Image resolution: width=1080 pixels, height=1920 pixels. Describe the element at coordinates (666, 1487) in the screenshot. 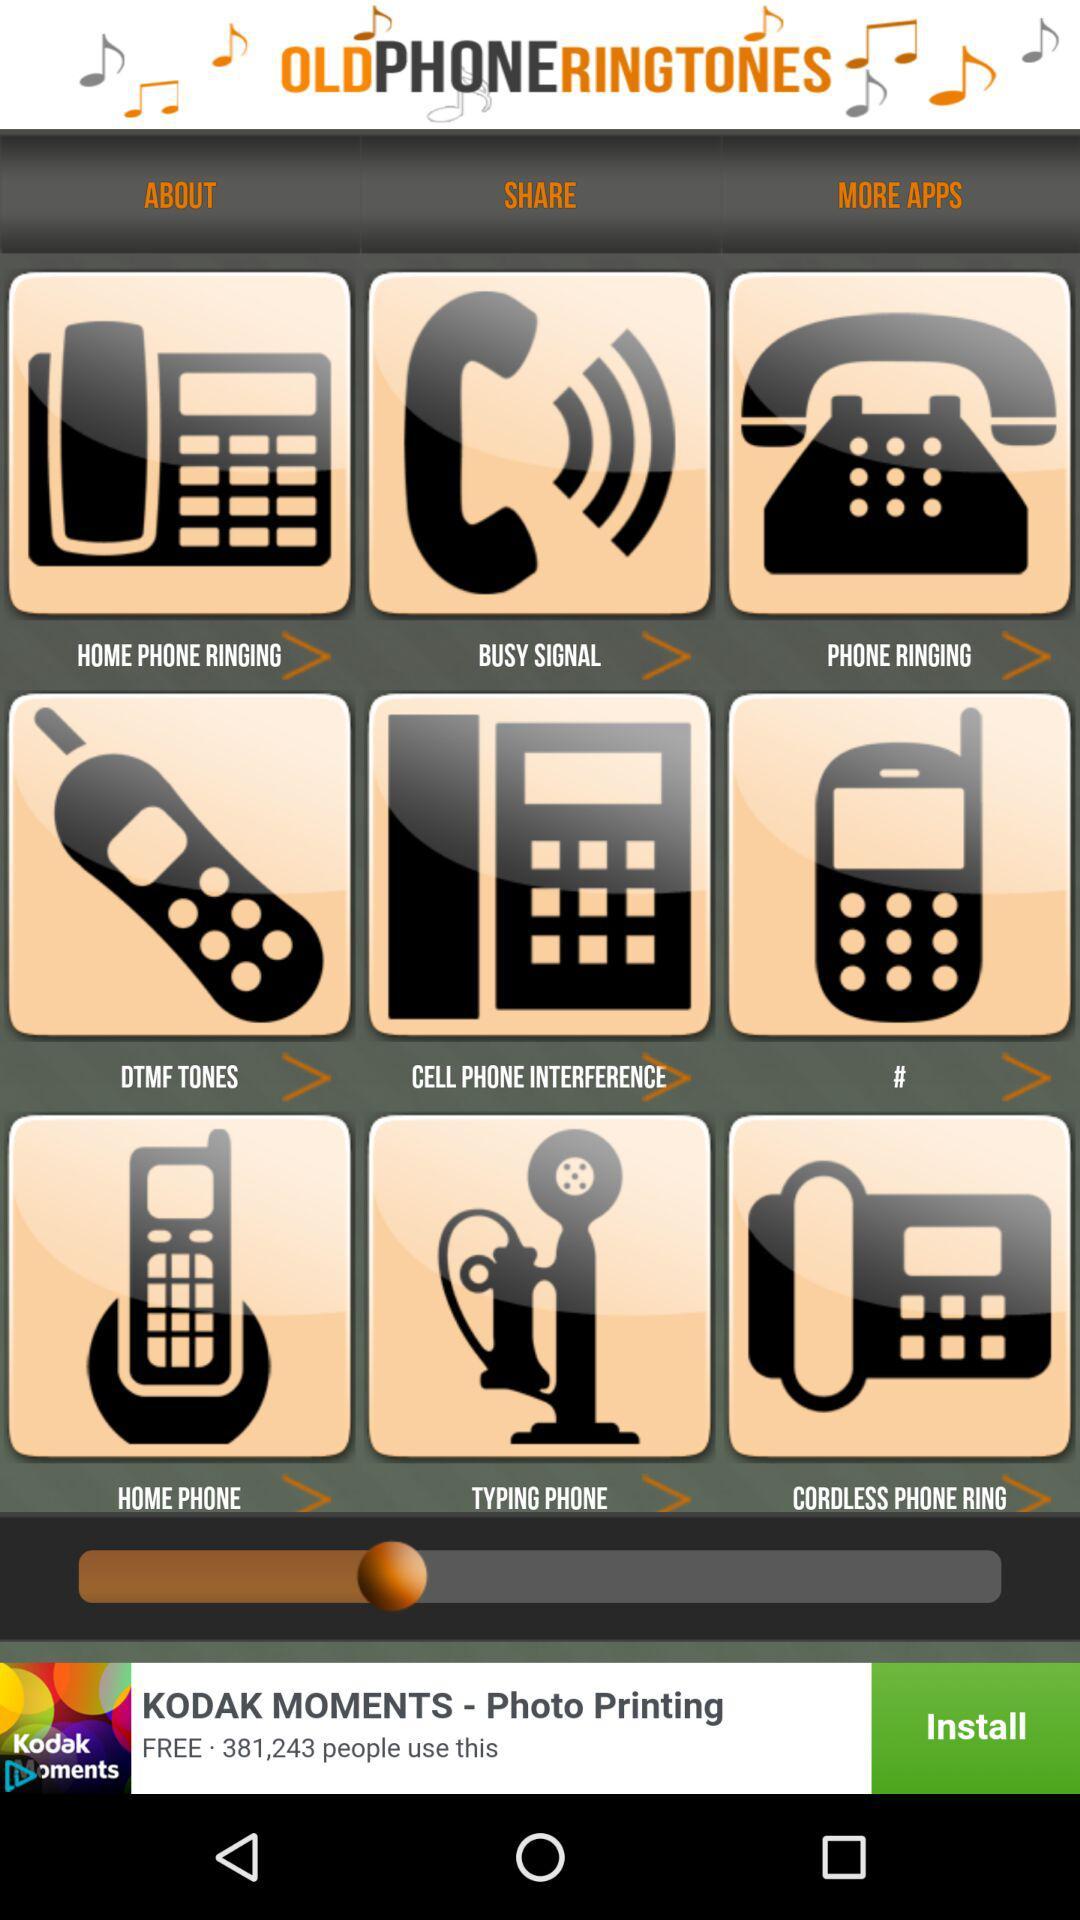

I see `next` at that location.